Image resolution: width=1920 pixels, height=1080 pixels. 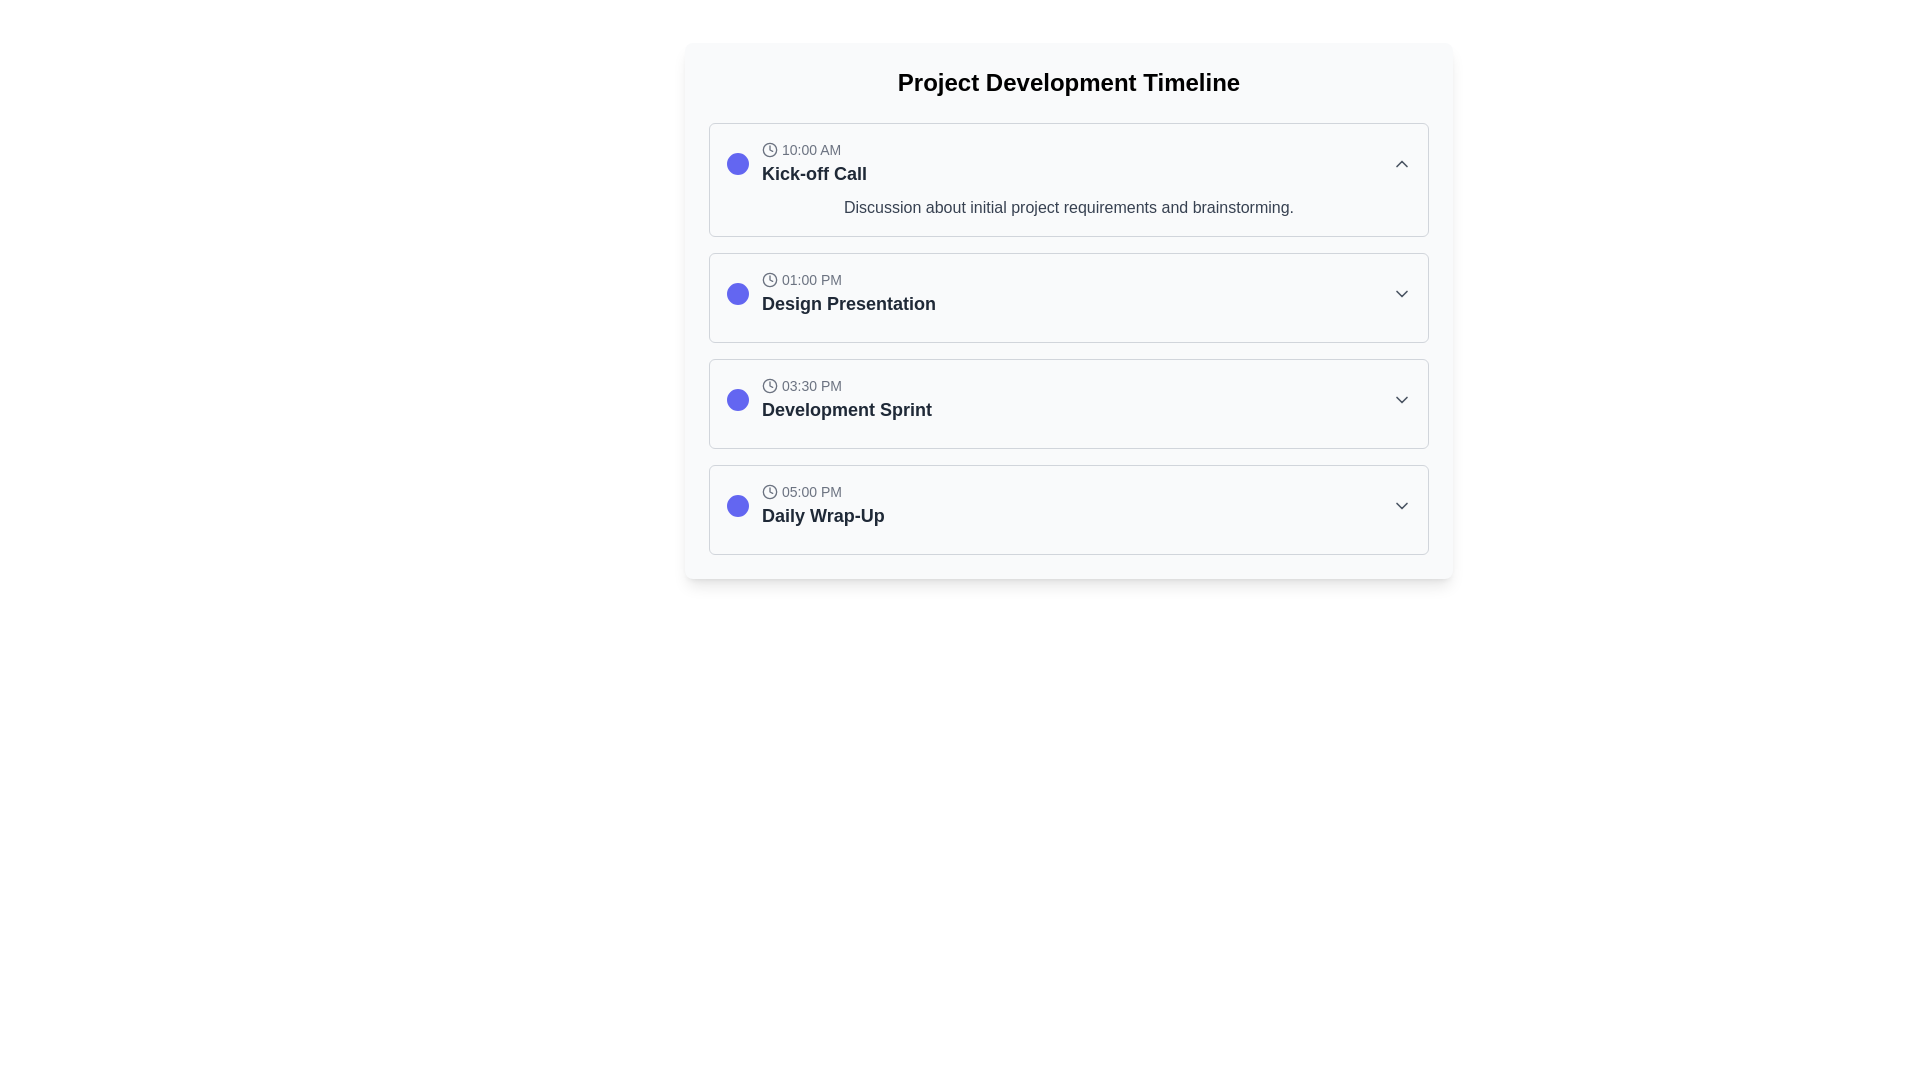 I want to click on the small circular clock icon located to the left of the text '03:30 PM' within the 'Development Sprint' timeline event entry, so click(x=768, y=385).